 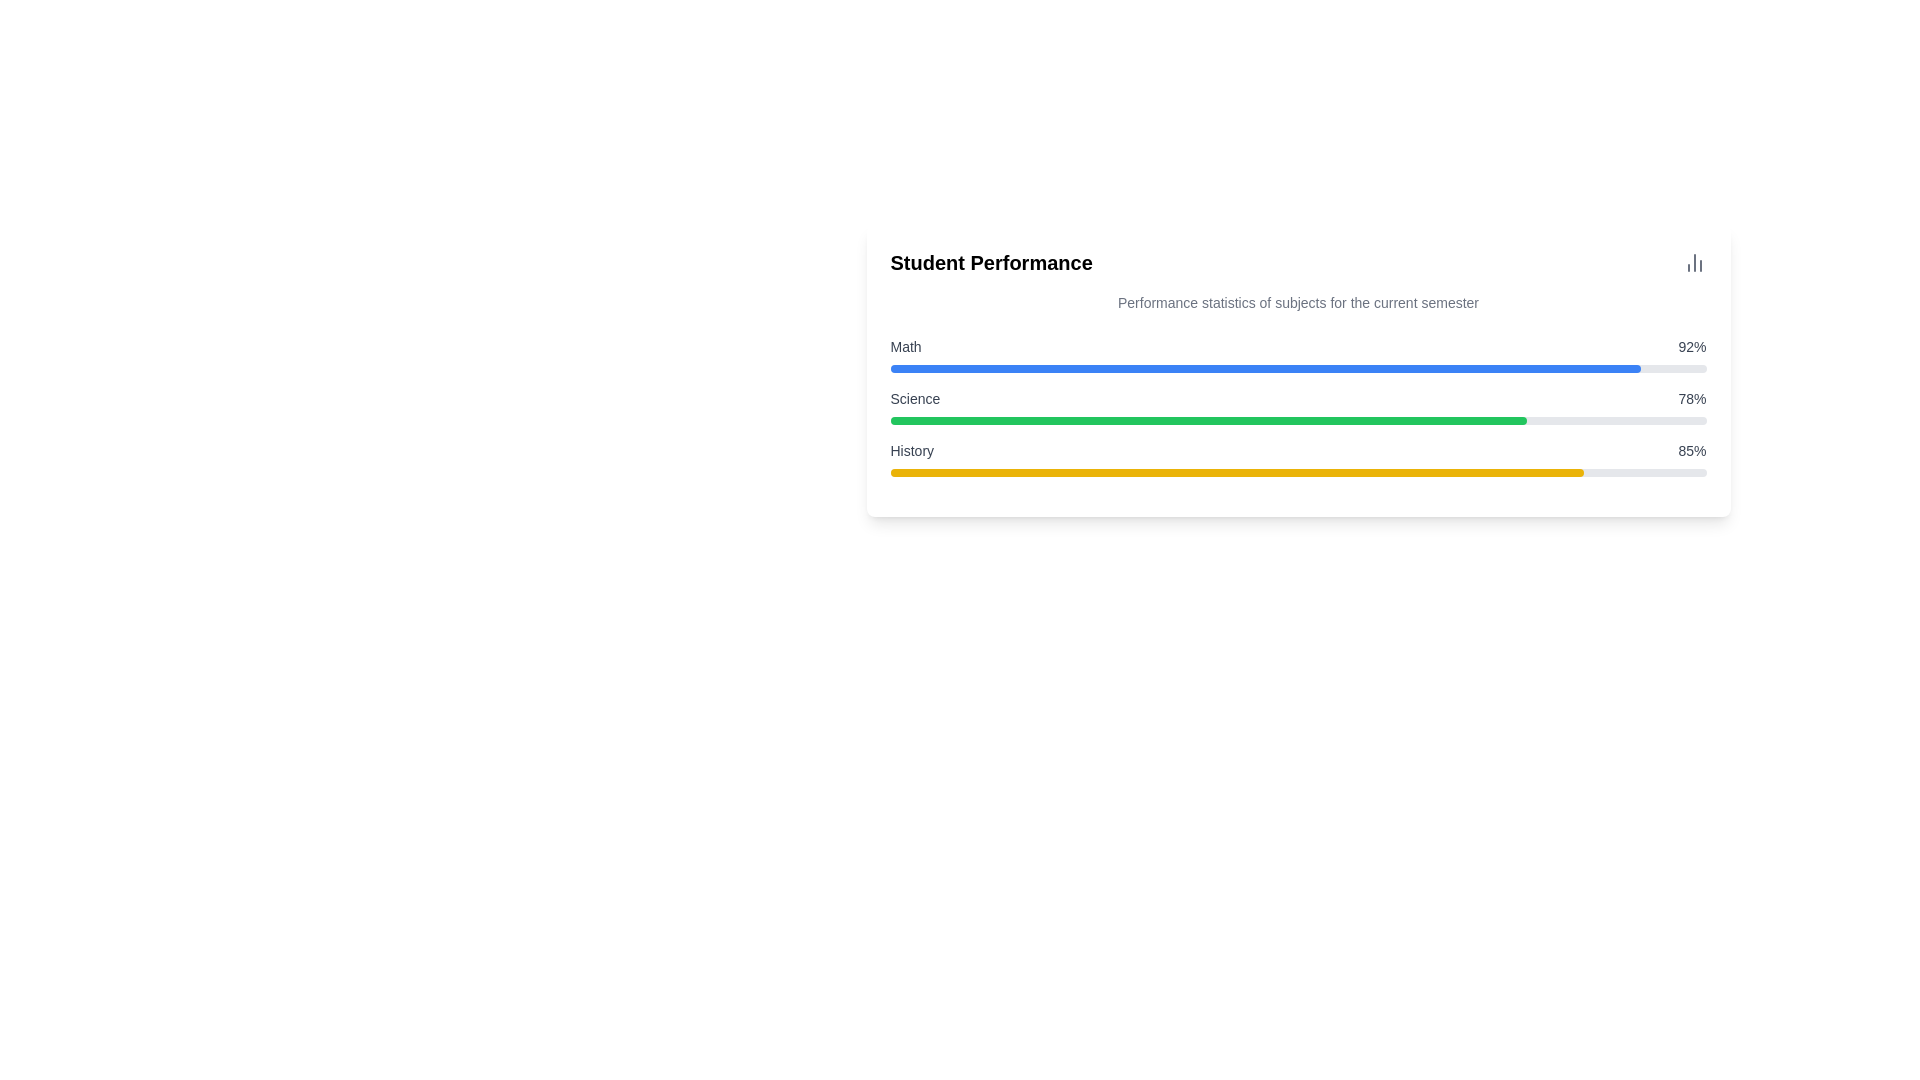 What do you see at coordinates (1298, 353) in the screenshot?
I see `the interactive labels of the Progress bar indicating a score of 92% for 'Math', positioned under 'Student Performance'` at bounding box center [1298, 353].